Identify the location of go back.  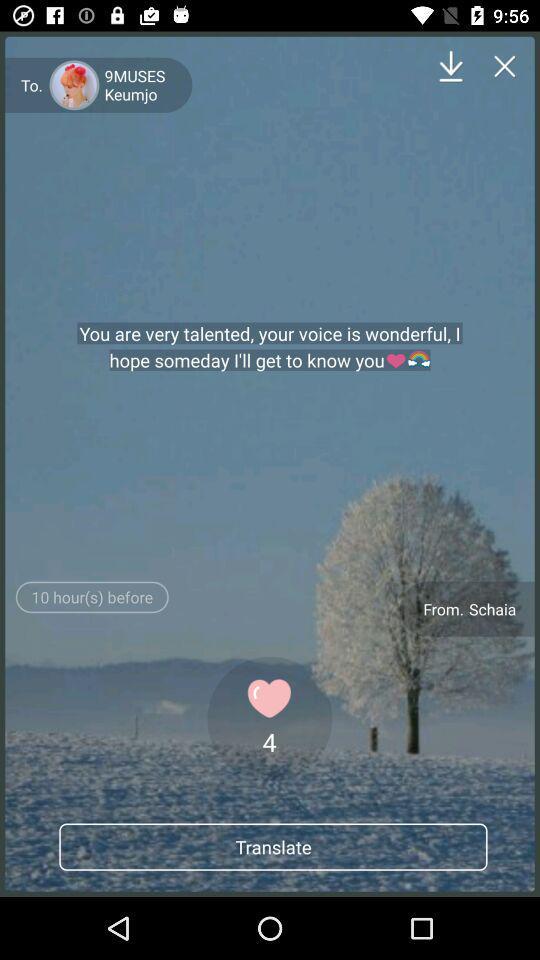
(504, 66).